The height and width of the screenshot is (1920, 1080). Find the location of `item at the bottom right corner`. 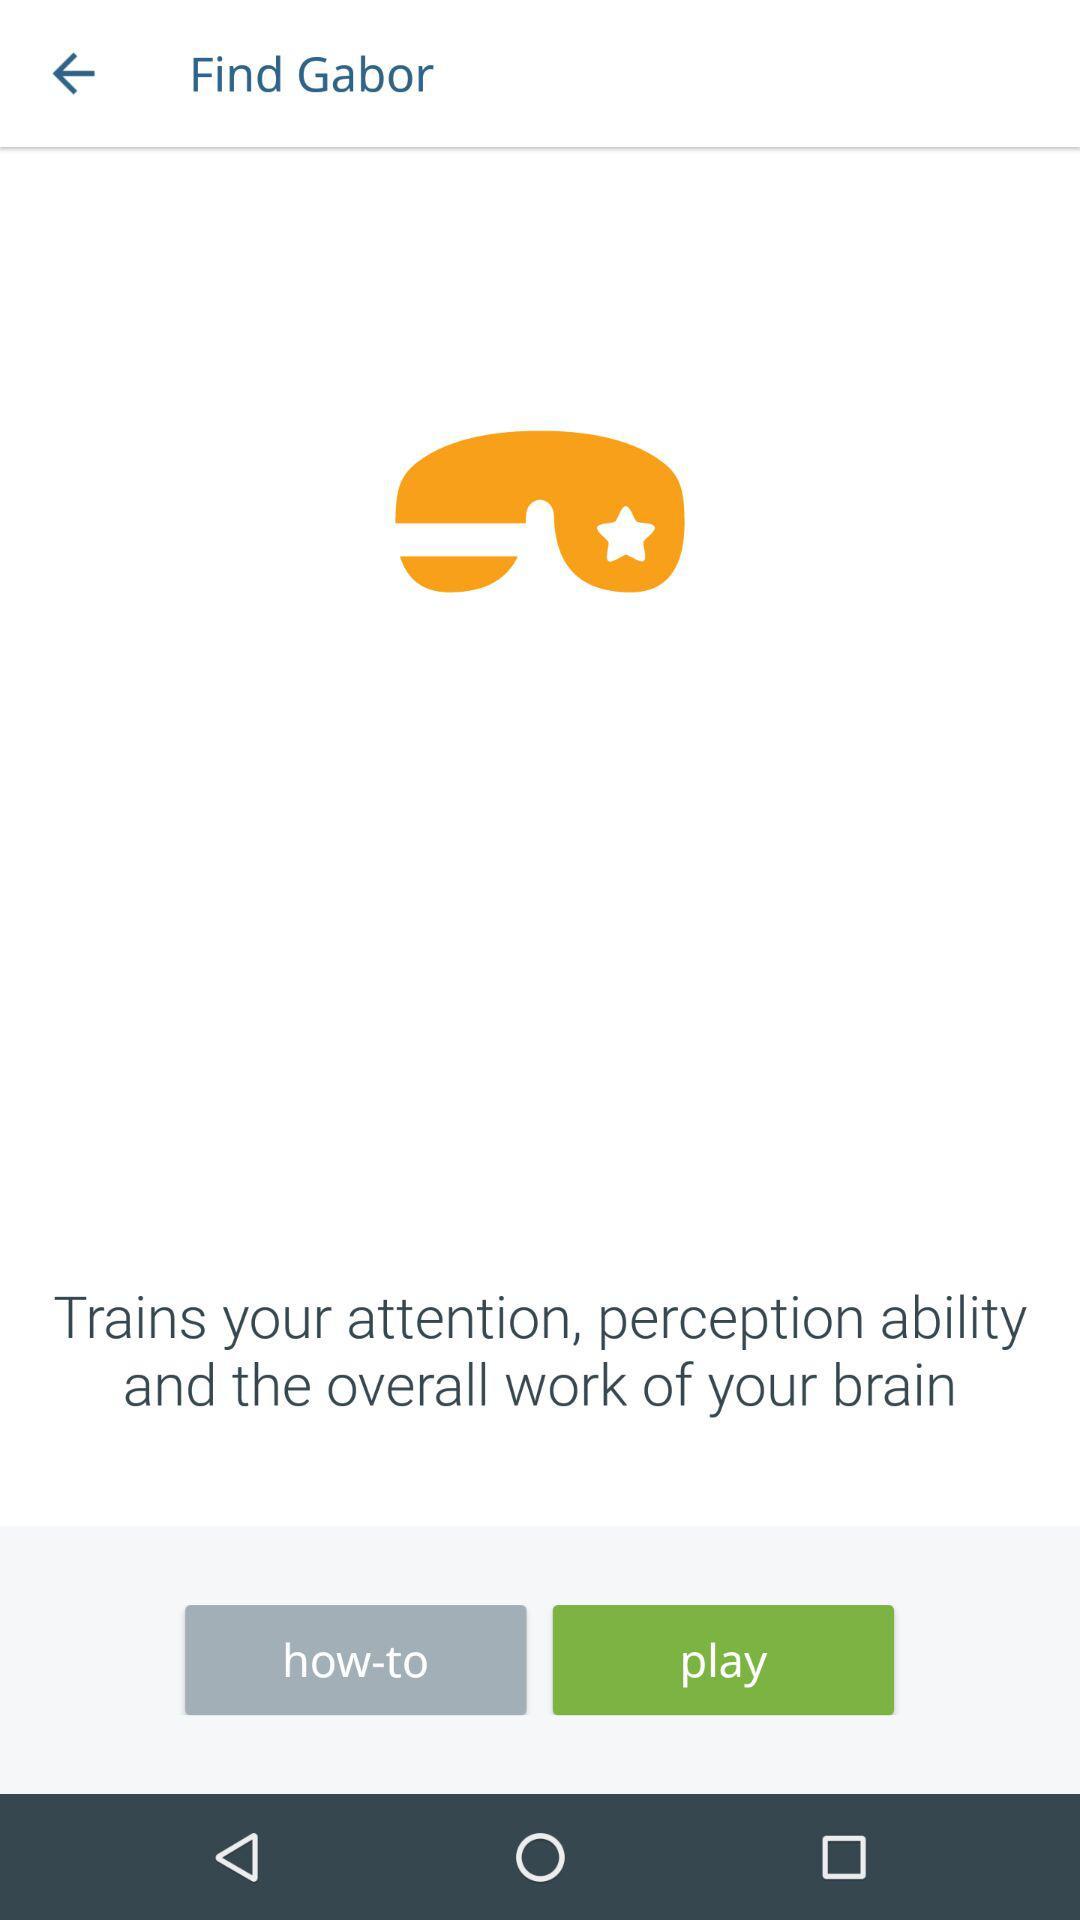

item at the bottom right corner is located at coordinates (723, 1660).